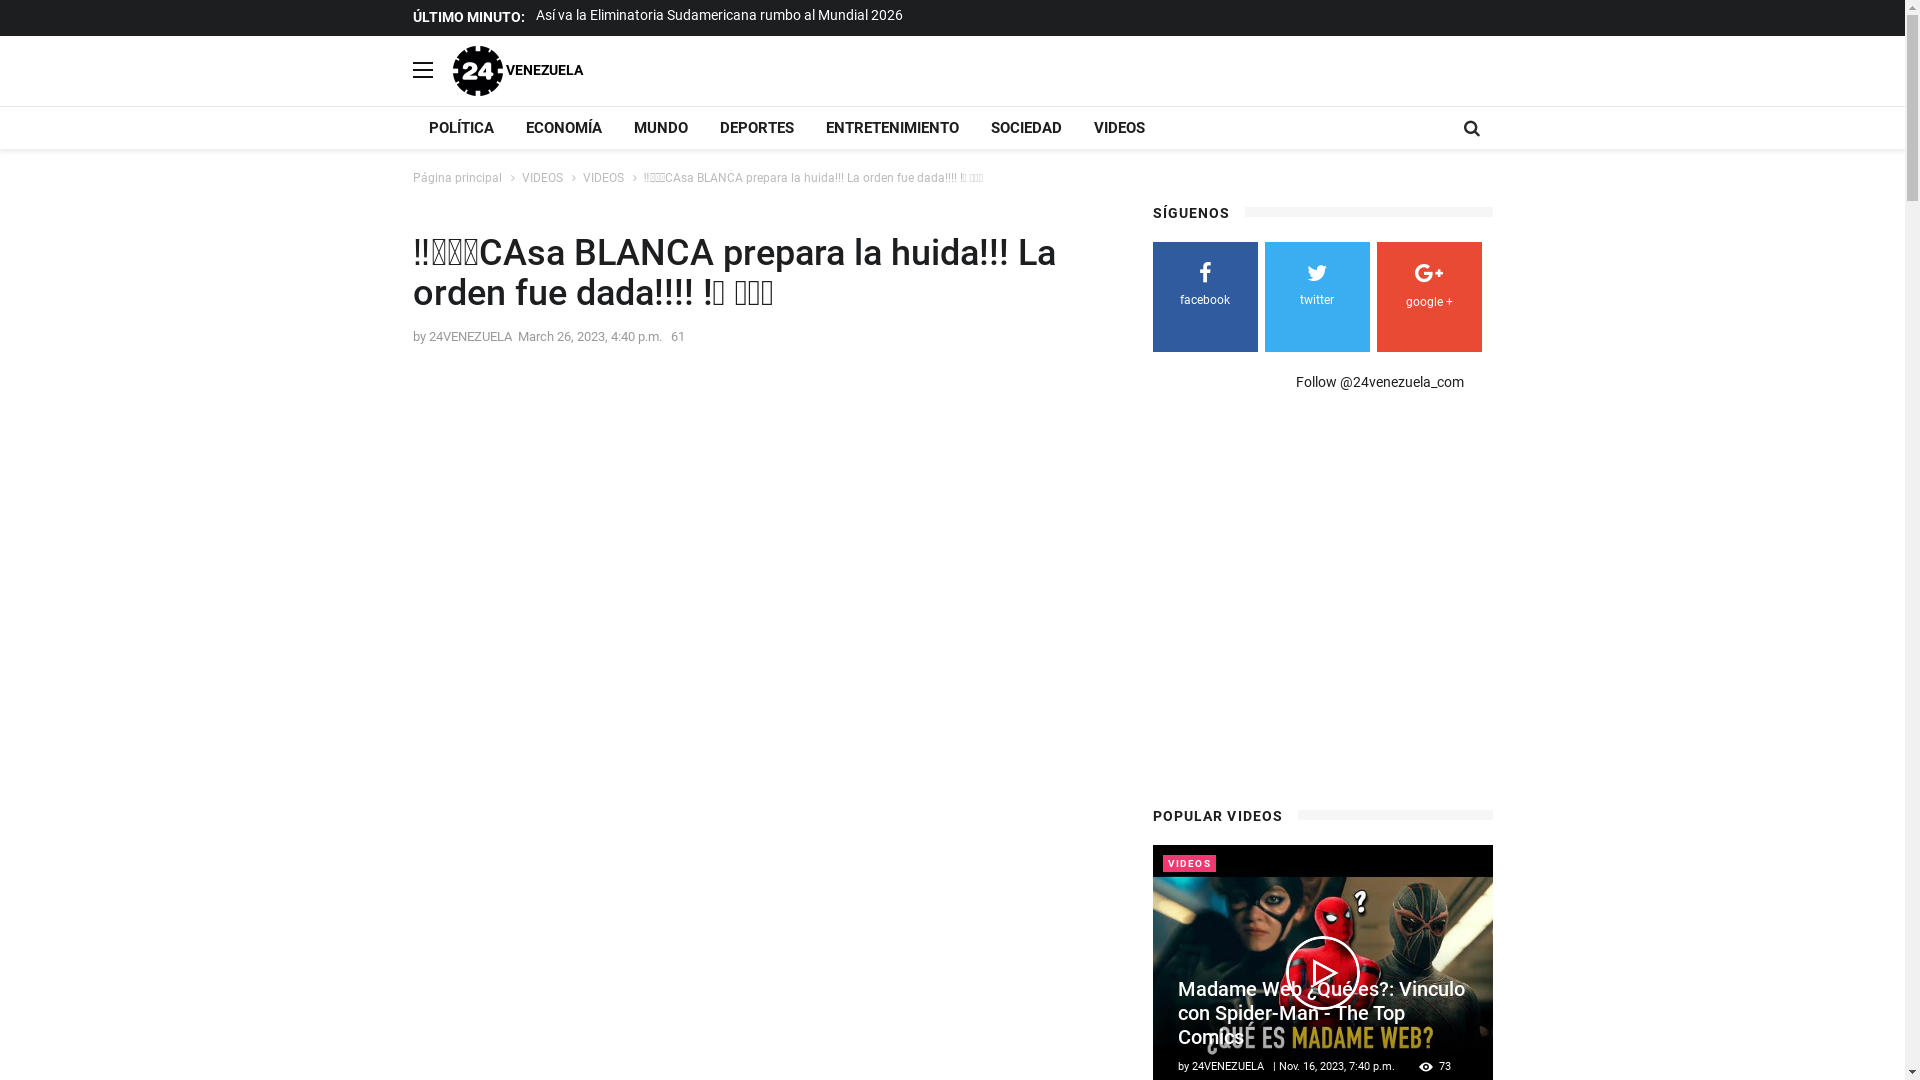 This screenshot has width=1920, height=1080. Describe the element at coordinates (601, 176) in the screenshot. I see `'VIDEOS'` at that location.